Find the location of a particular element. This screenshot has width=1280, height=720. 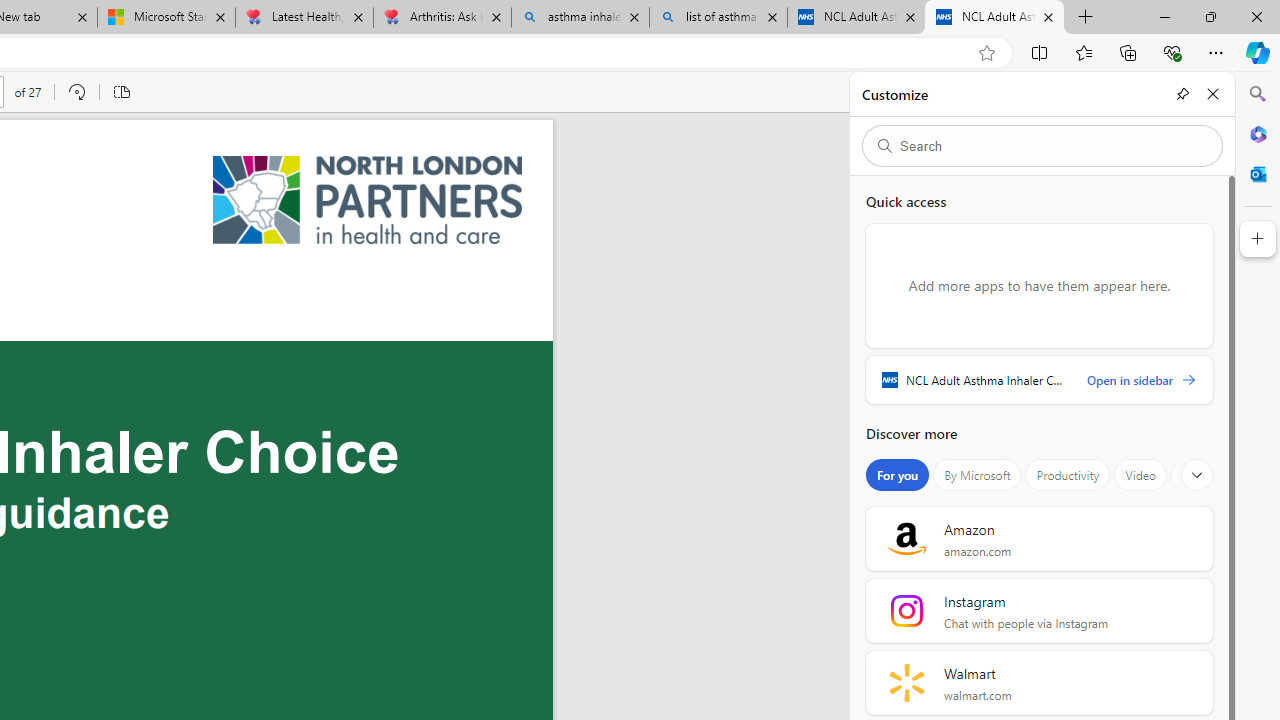

'Arthritis: Ask Health Professionals' is located at coordinates (441, 17).